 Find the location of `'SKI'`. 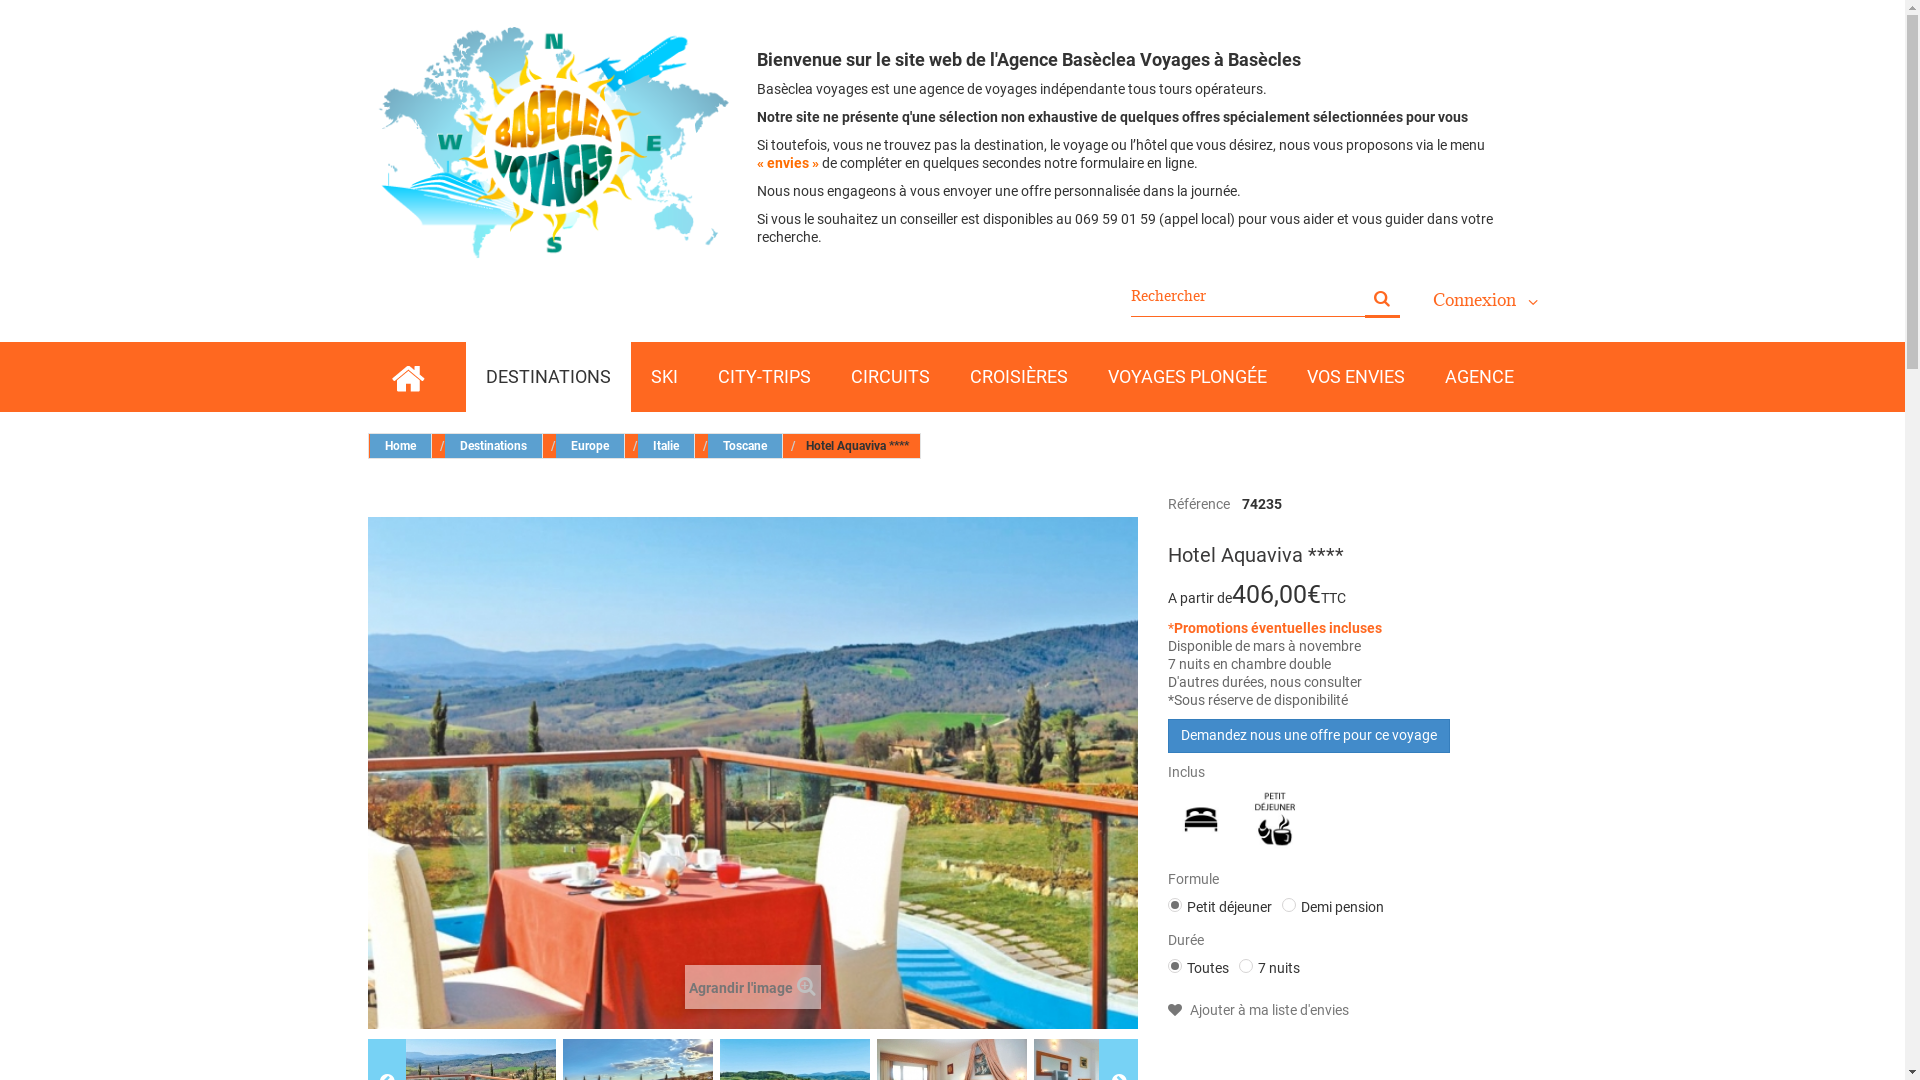

'SKI' is located at coordinates (663, 377).